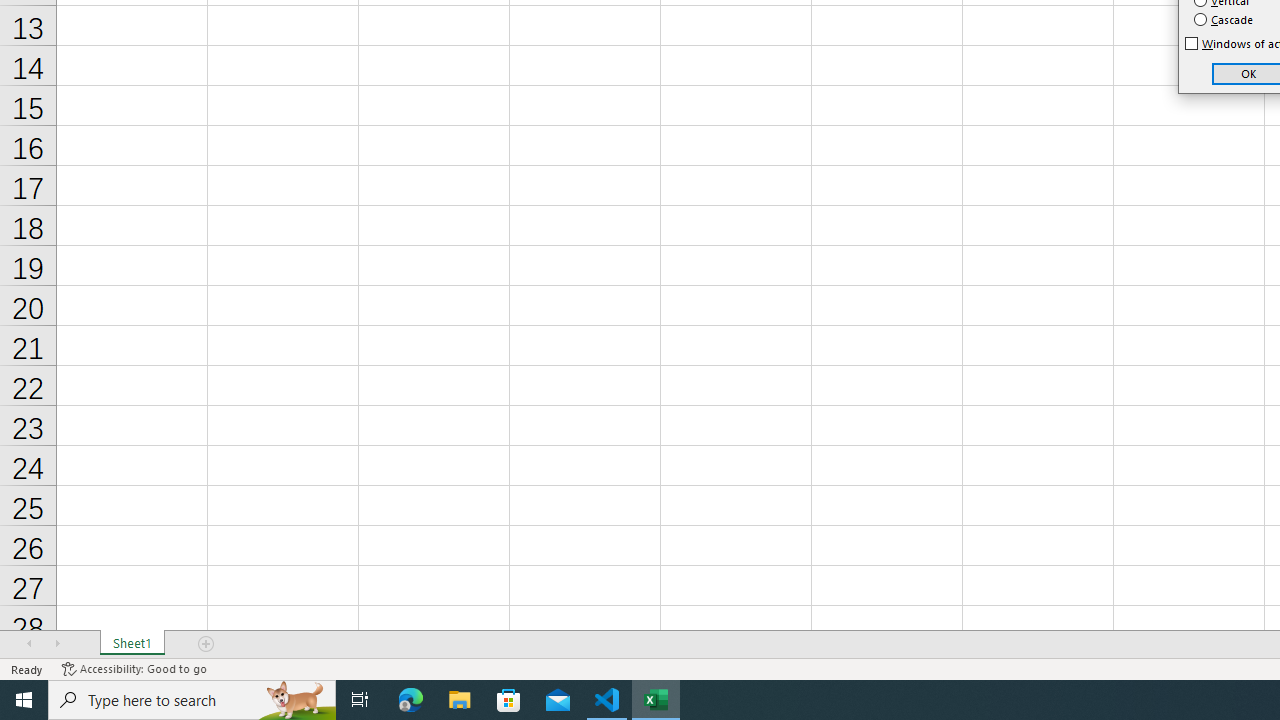 This screenshot has width=1280, height=720. I want to click on 'File Explorer', so click(459, 698).